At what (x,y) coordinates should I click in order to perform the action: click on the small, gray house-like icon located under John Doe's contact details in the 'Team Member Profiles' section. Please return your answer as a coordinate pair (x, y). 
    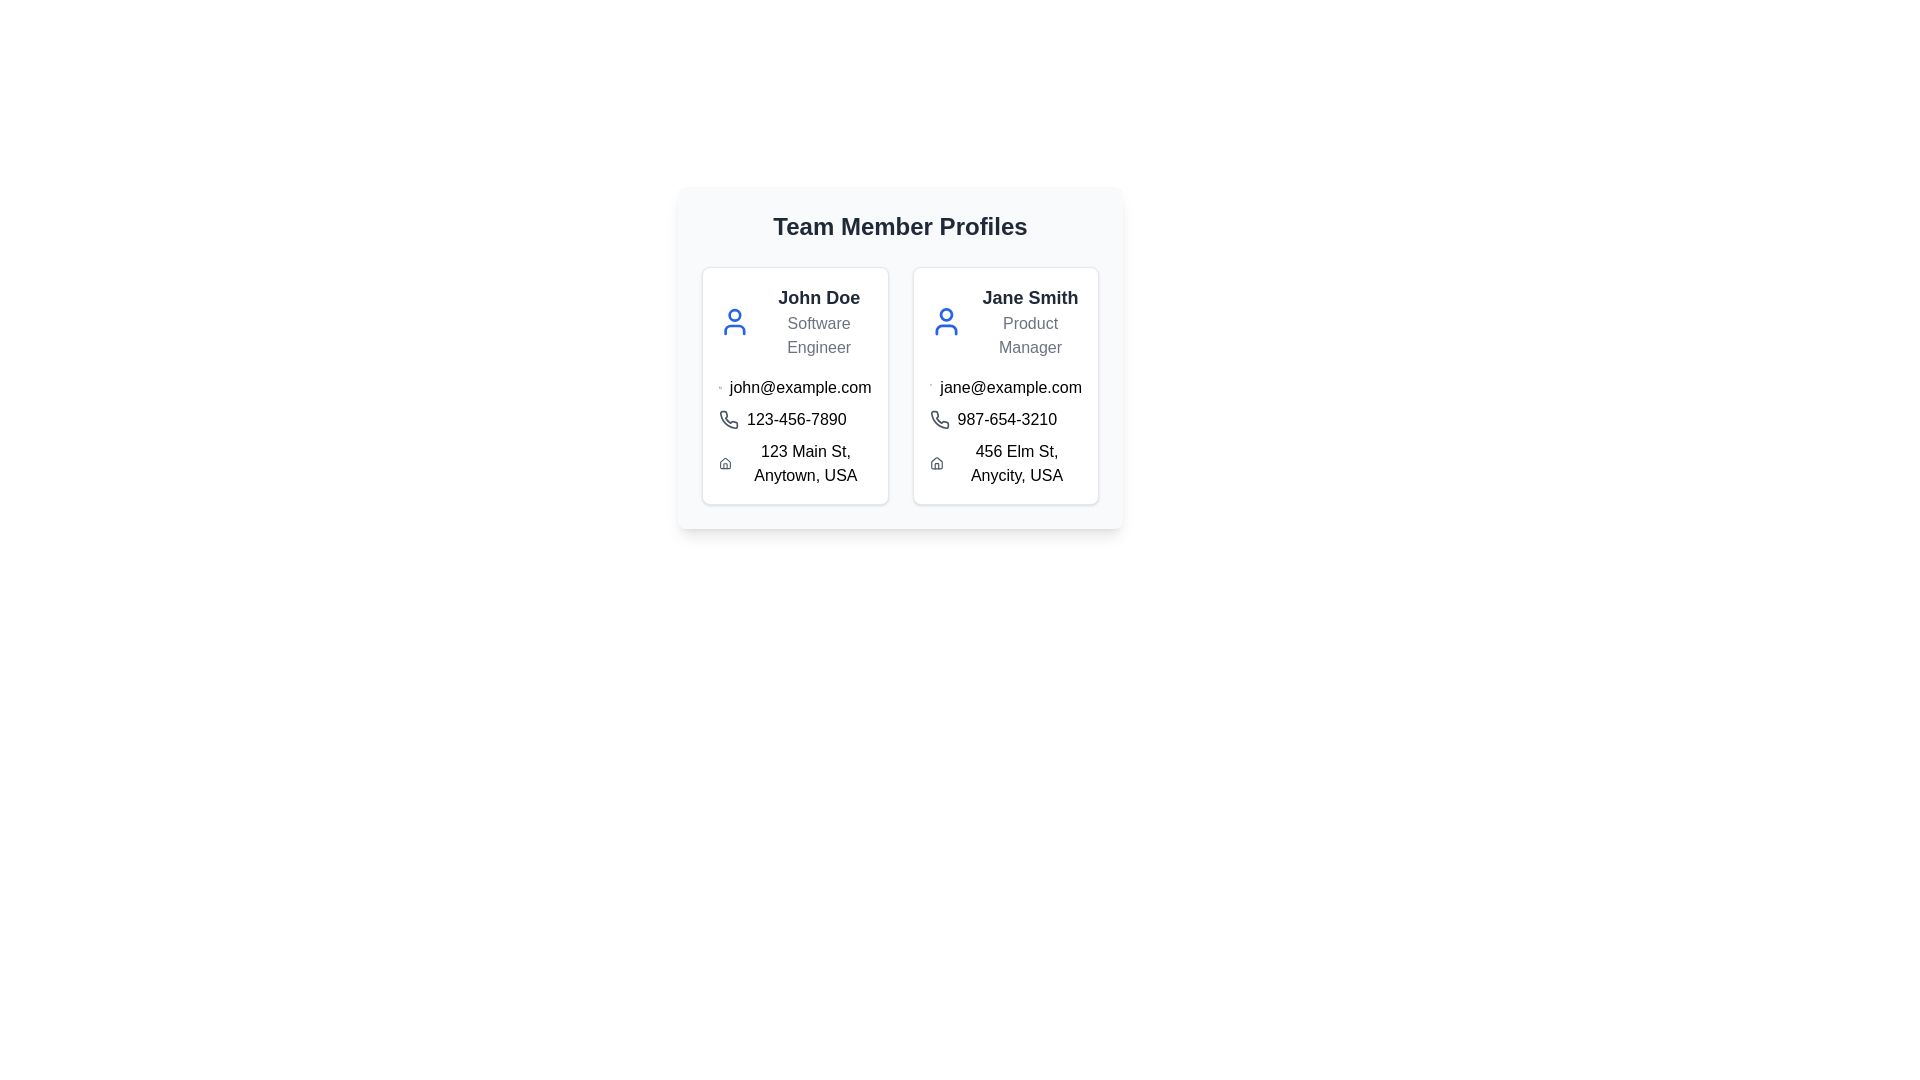
    Looking at the image, I should click on (724, 463).